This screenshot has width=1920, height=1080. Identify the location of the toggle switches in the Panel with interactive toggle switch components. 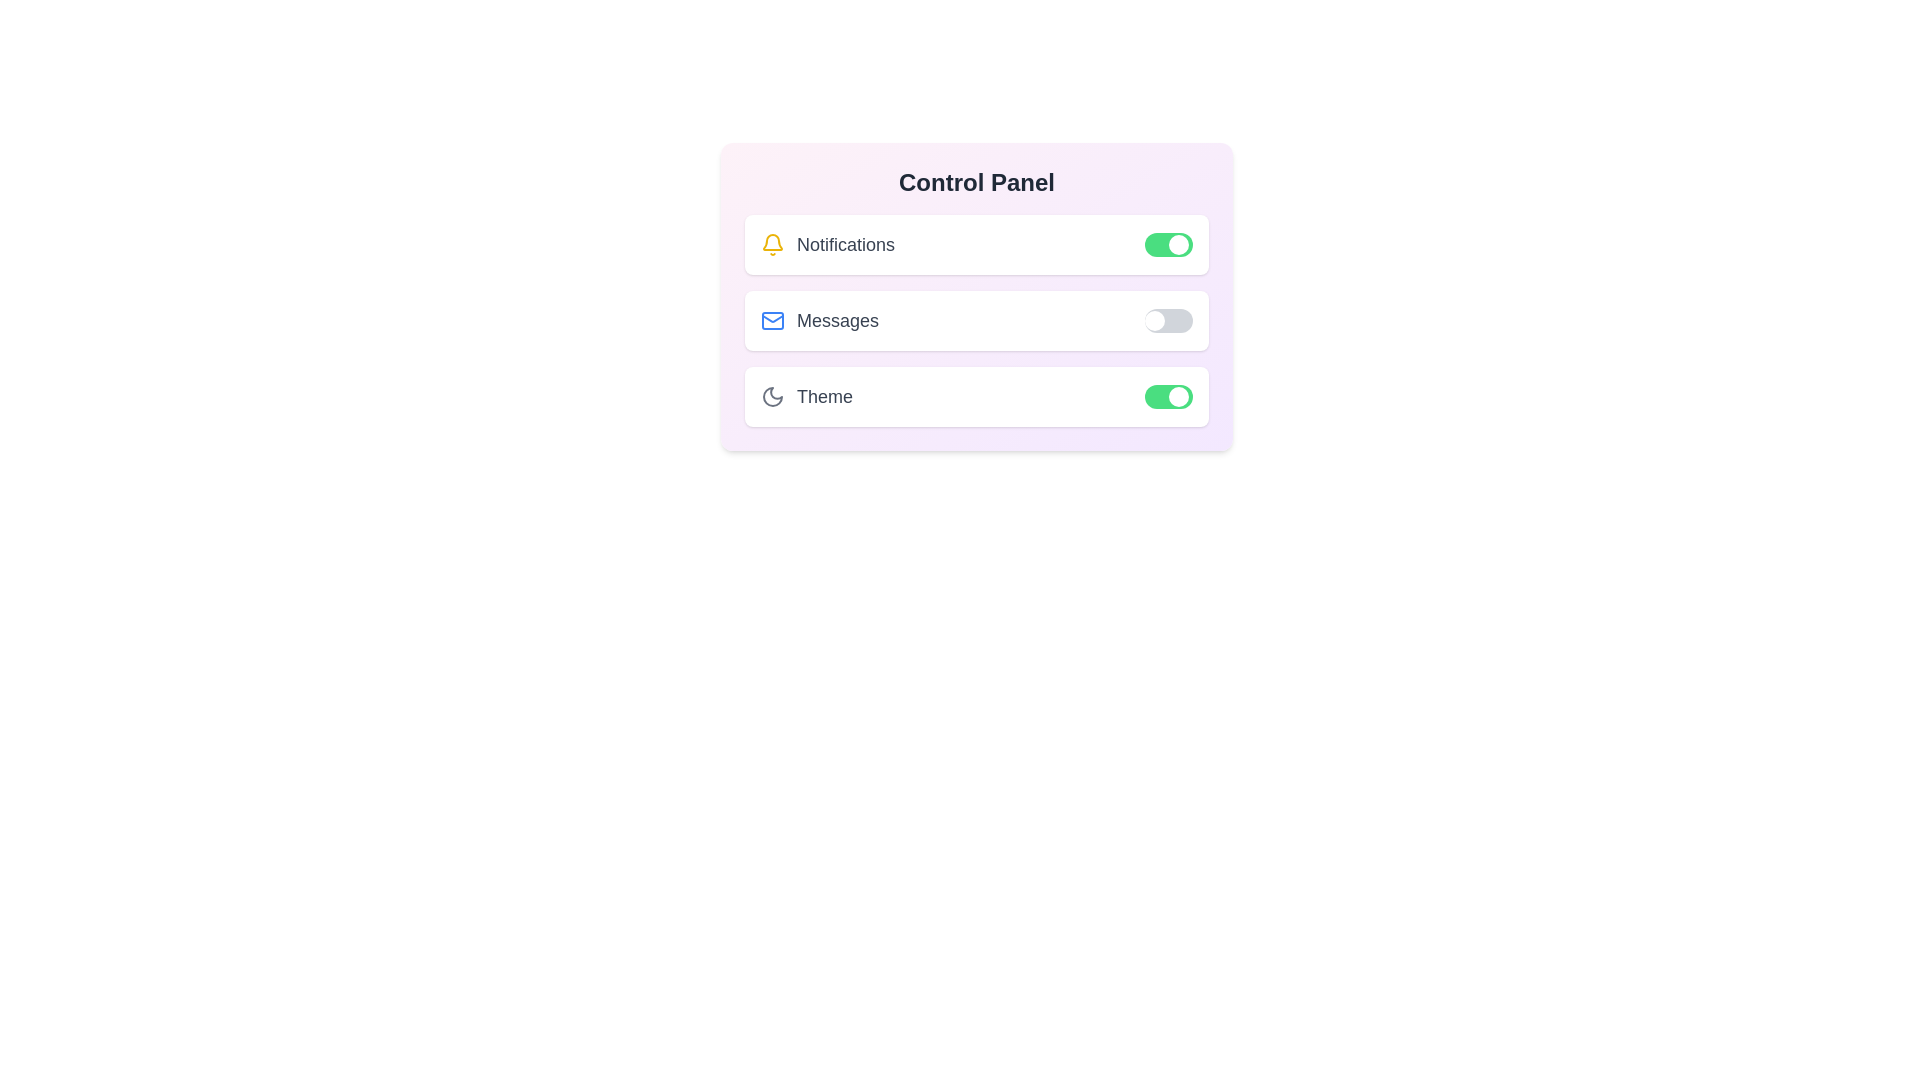
(977, 297).